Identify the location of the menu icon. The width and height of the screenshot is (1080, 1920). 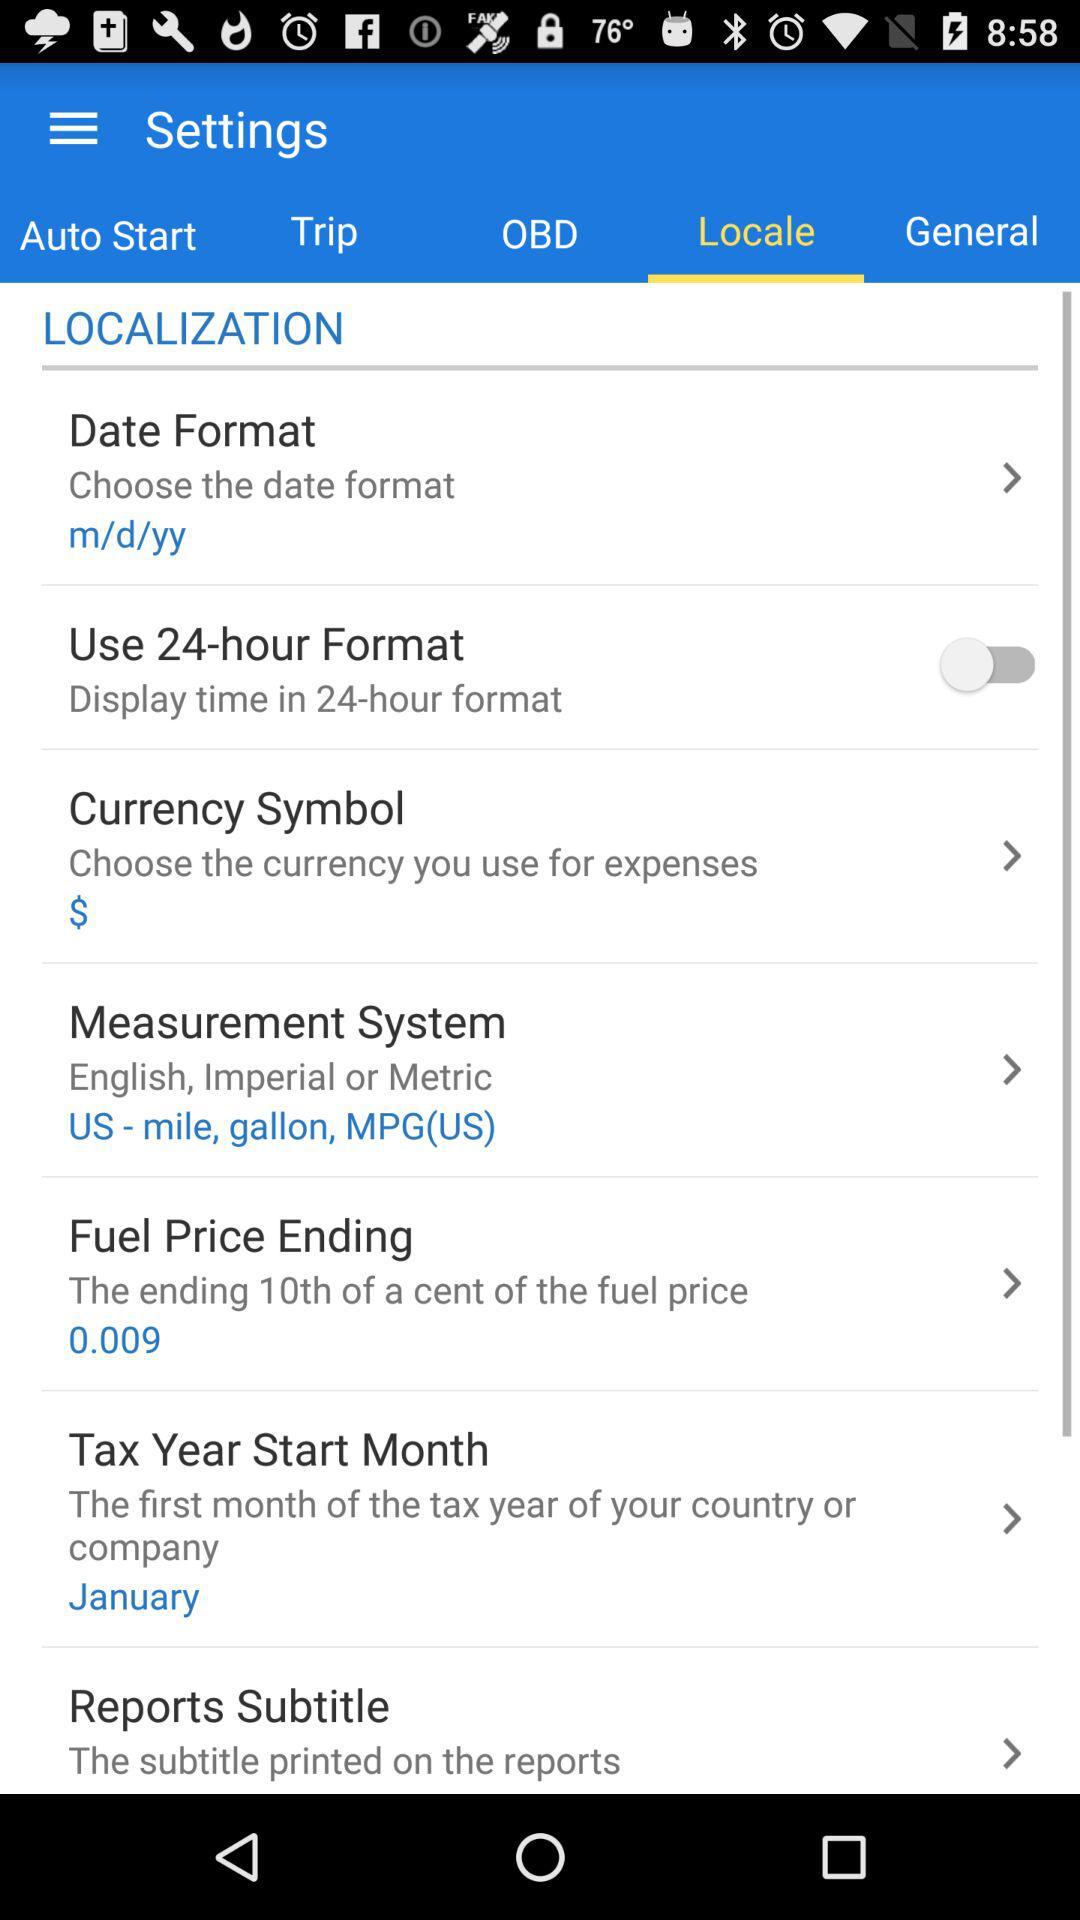
(72, 136).